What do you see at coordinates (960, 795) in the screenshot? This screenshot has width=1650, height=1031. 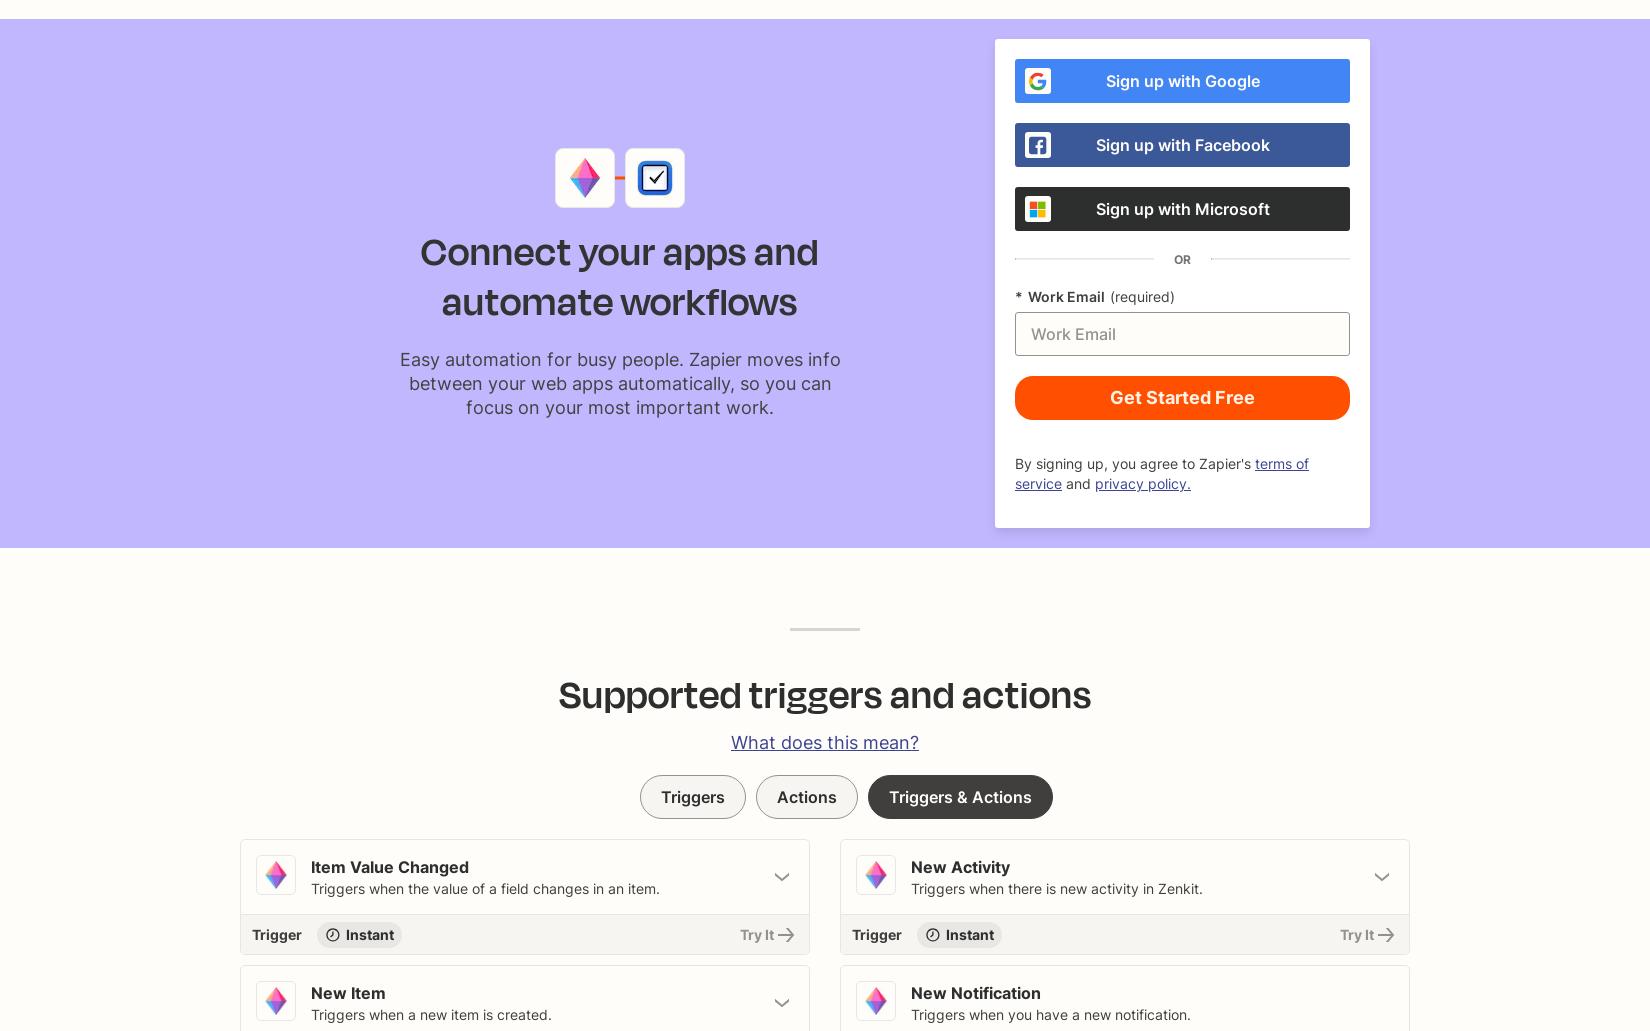 I see `'Triggers & Actions'` at bounding box center [960, 795].